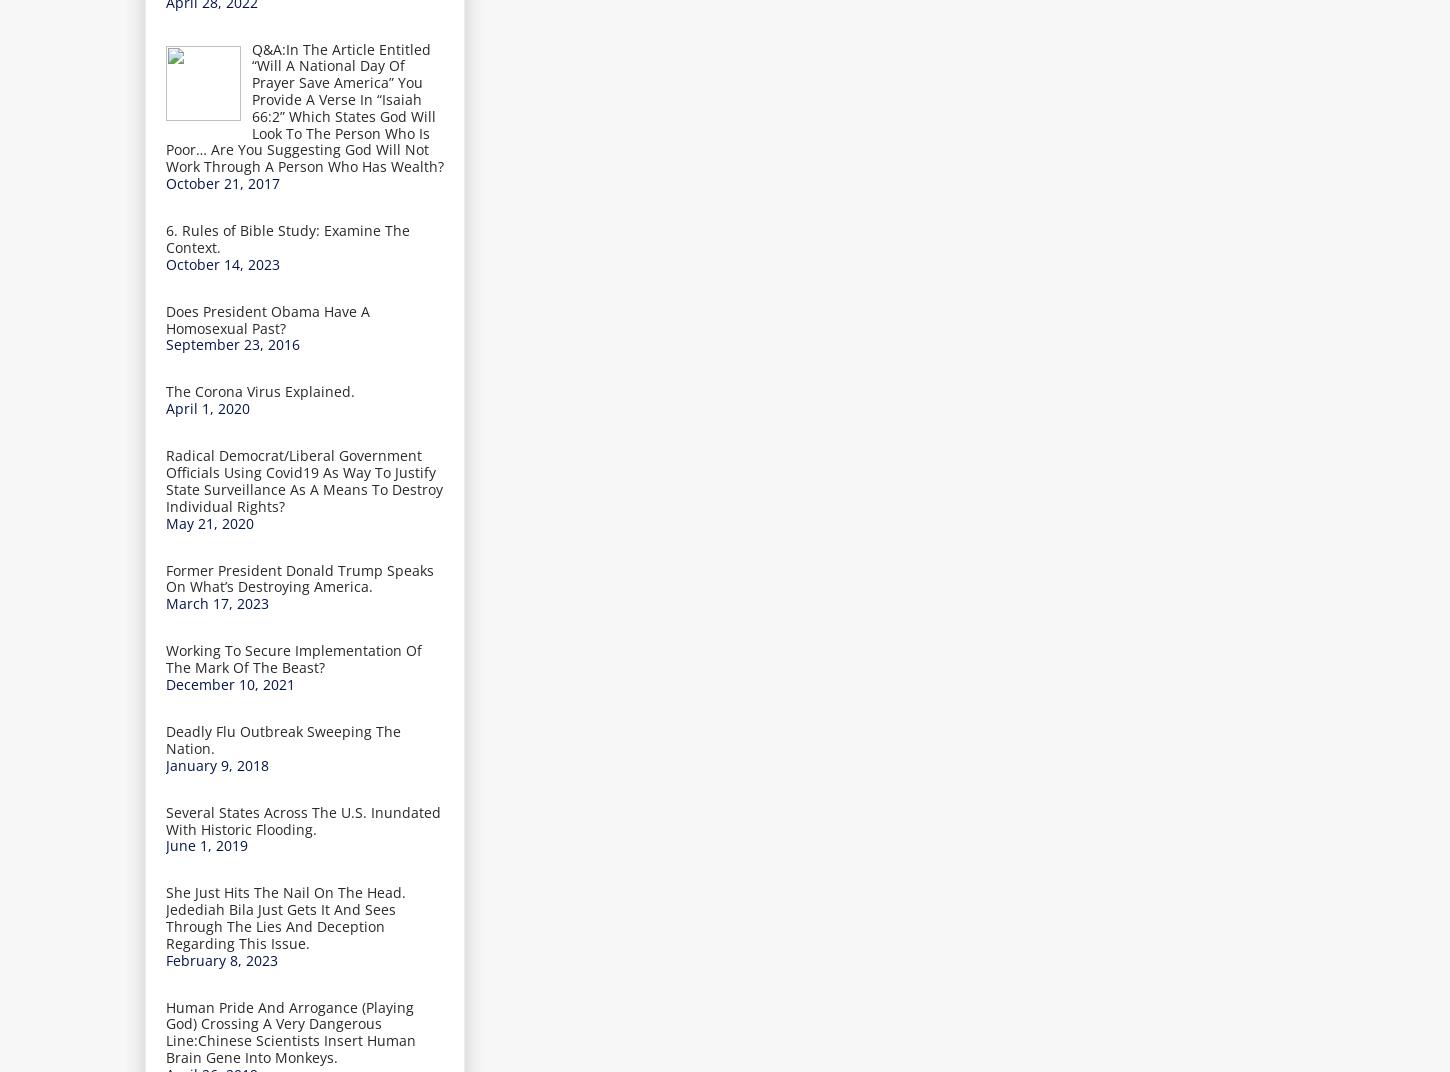  I want to click on 'She Just Hits The Nail On The Head. Jedediah Bila Just Gets It And Sees Through The Lies And Deception Regarding This Issue.', so click(285, 917).